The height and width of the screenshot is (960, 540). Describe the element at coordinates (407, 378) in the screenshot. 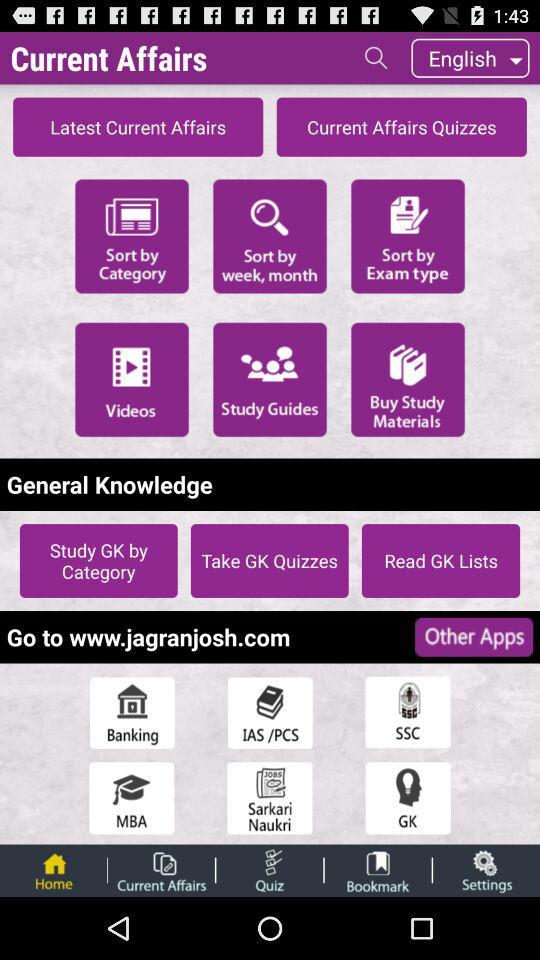

I see `buy more study materials` at that location.